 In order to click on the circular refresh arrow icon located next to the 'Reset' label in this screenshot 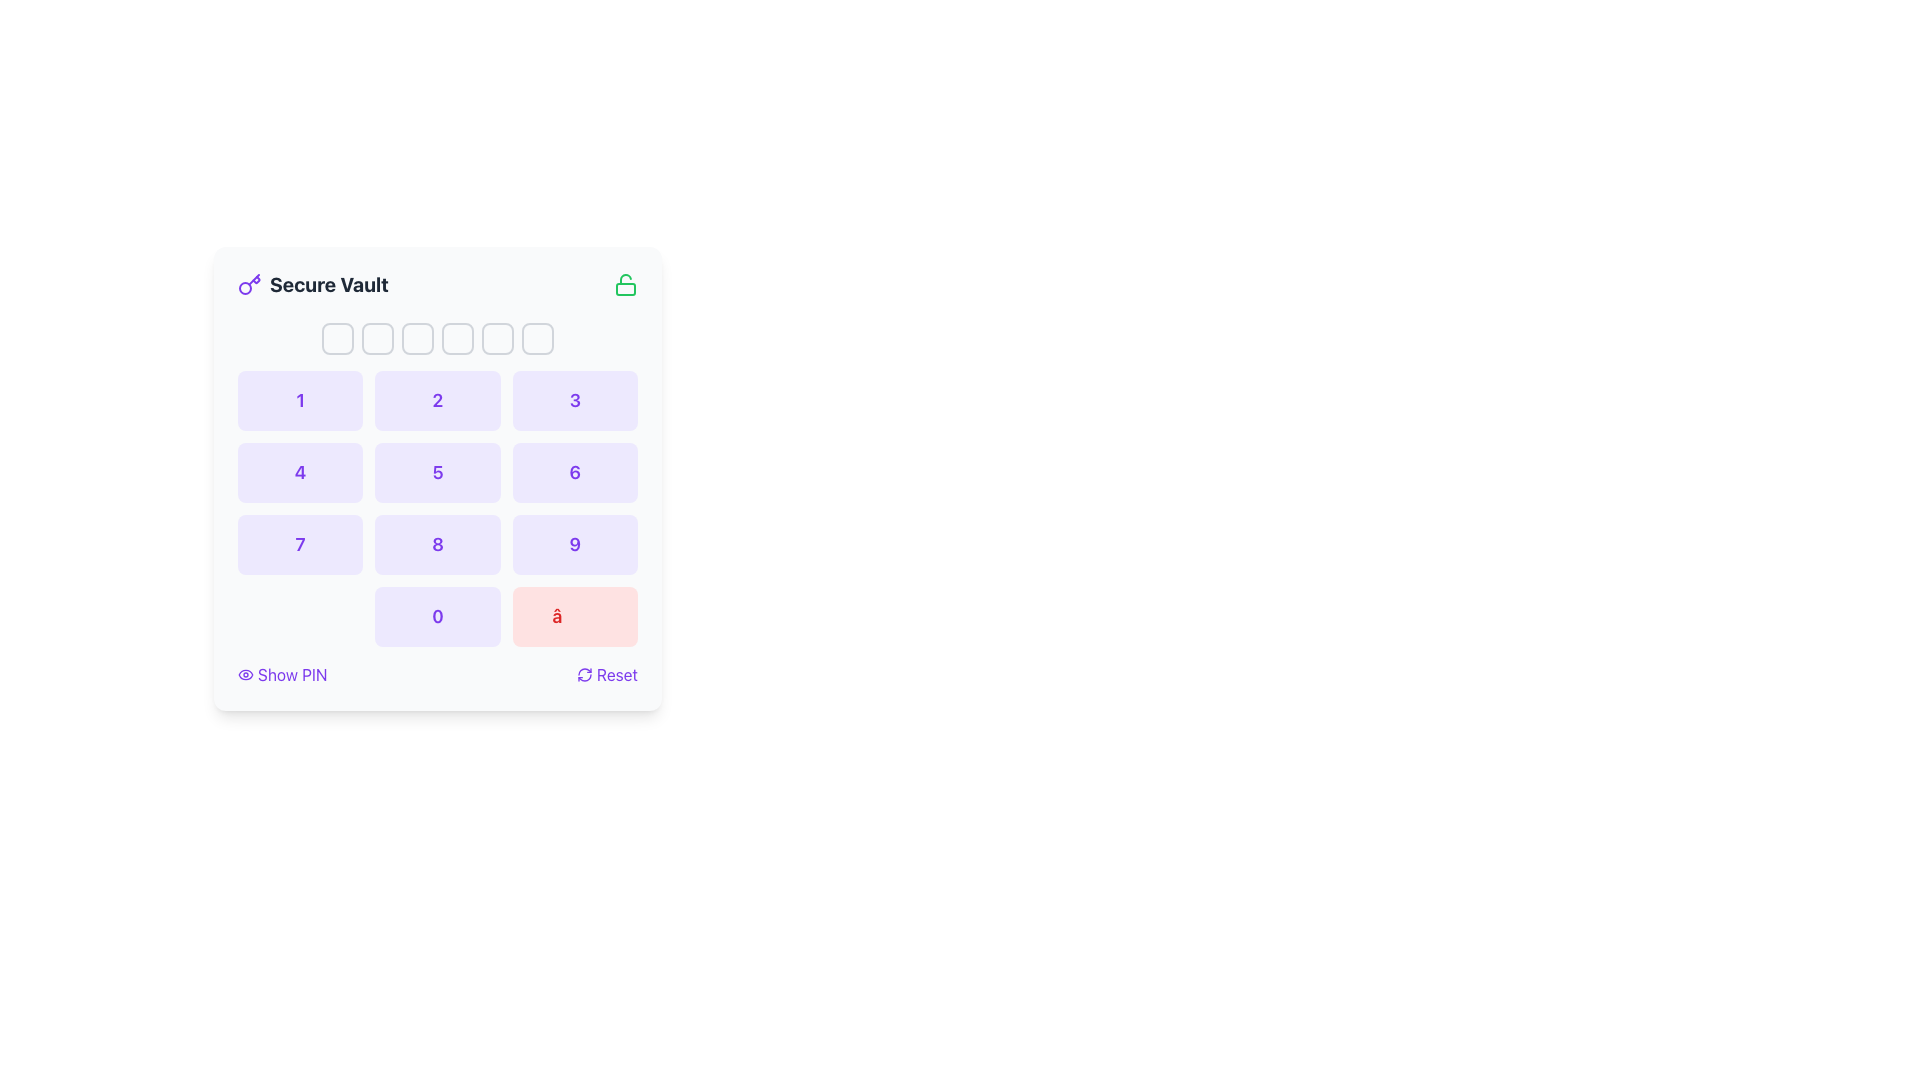, I will do `click(583, 675)`.